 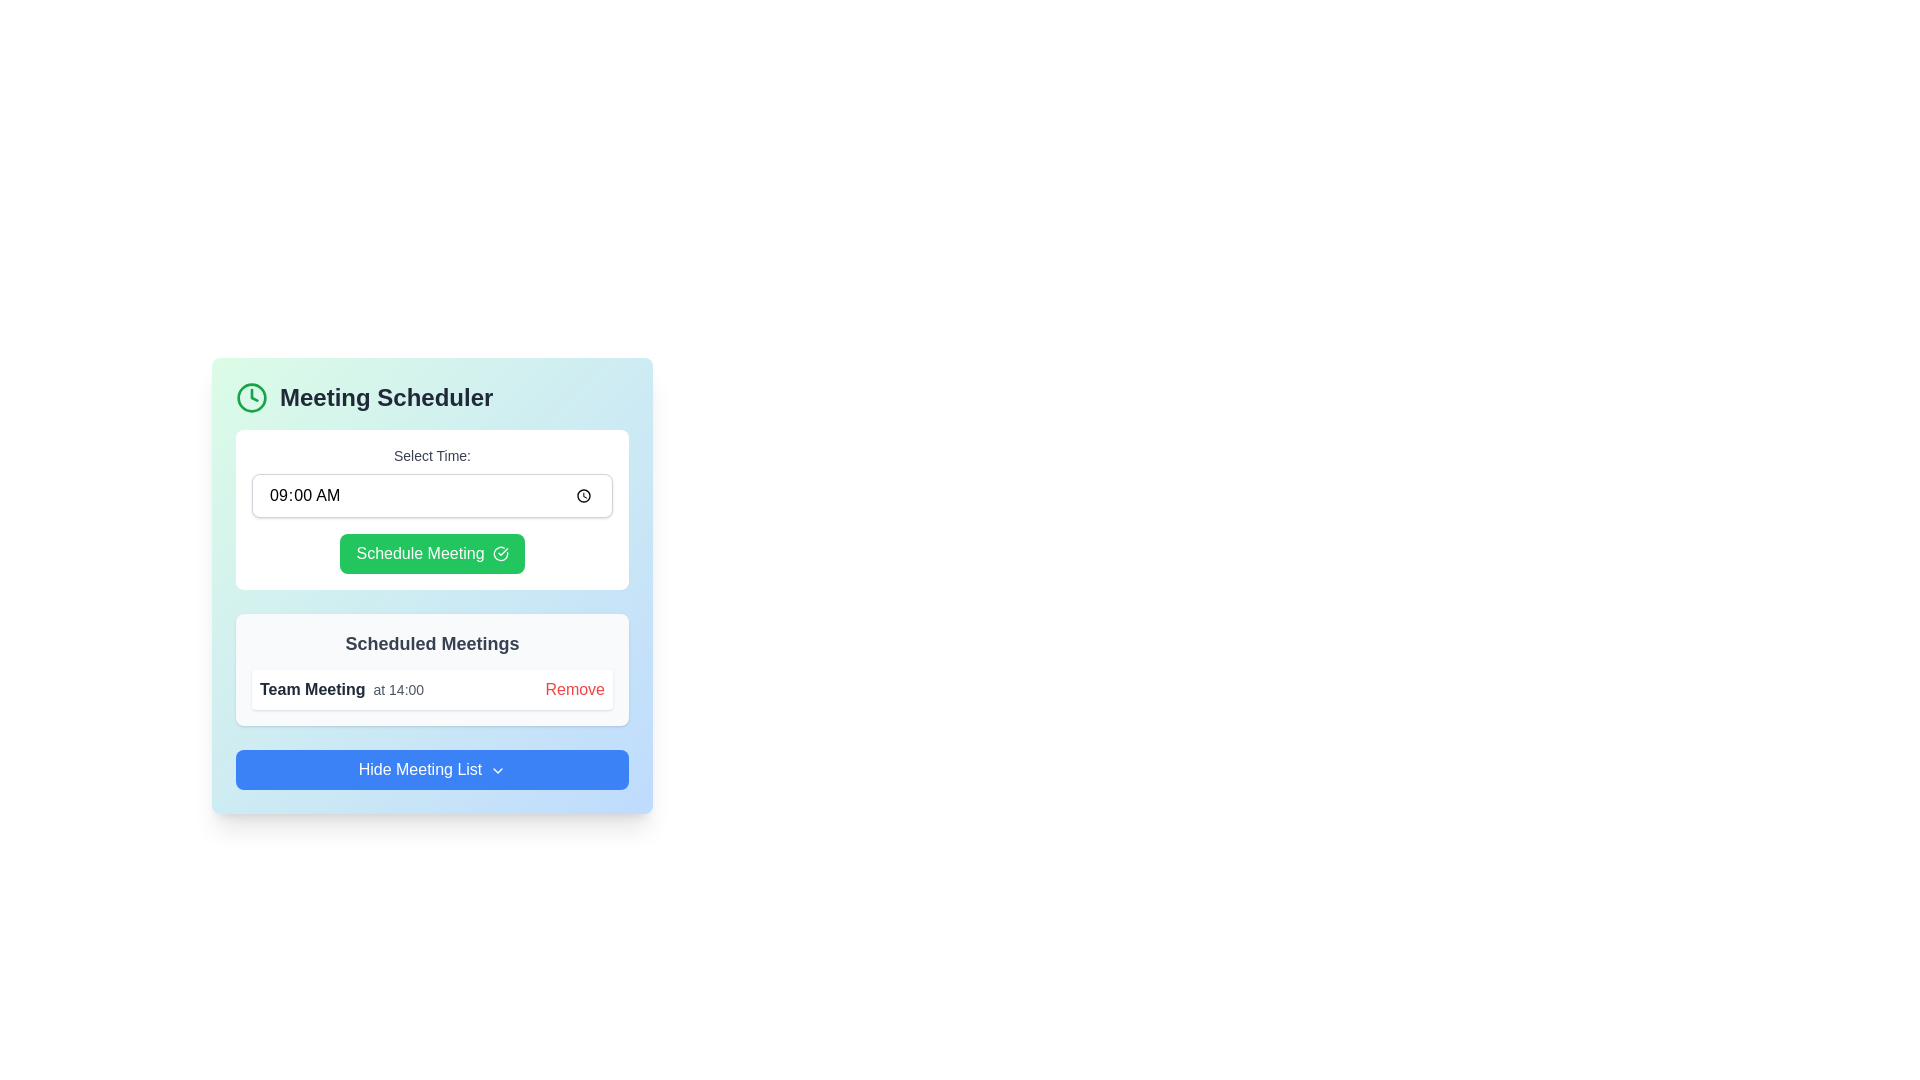 I want to click on the Text Label indicating the scheduled time ('14:00') for the meeting labeled 'Team Meeting', located in the 'Scheduled Meetings' section, so click(x=398, y=689).